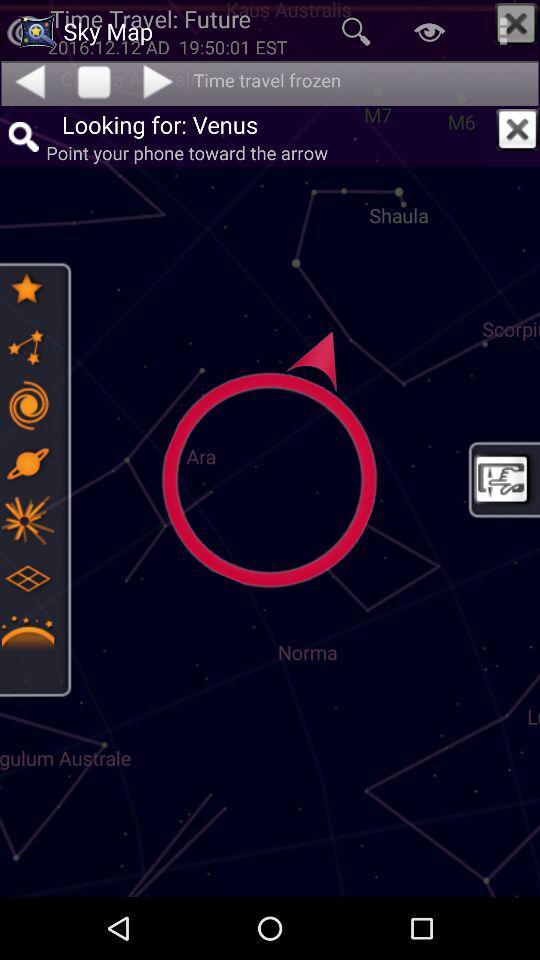 This screenshot has width=540, height=960. I want to click on the arrow_backward icon, so click(28, 81).